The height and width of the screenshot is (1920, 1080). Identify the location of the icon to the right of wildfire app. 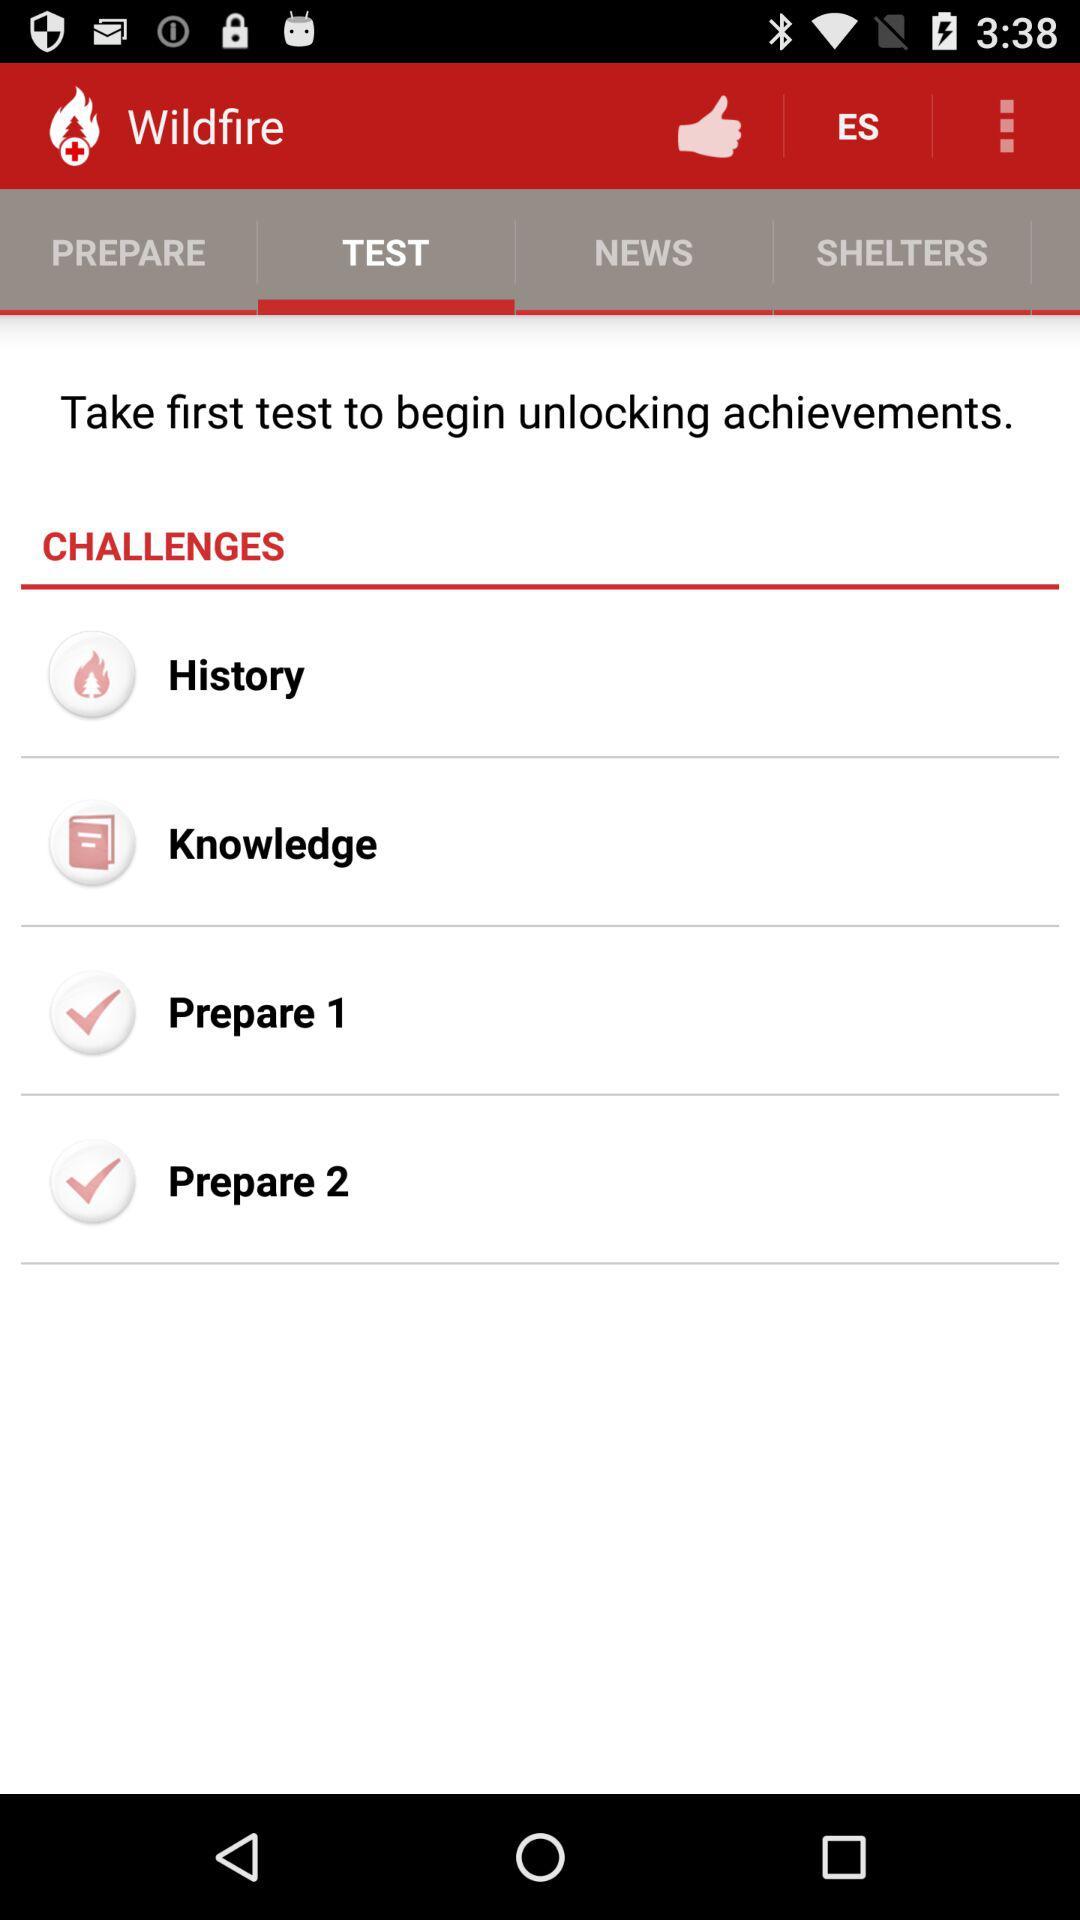
(708, 124).